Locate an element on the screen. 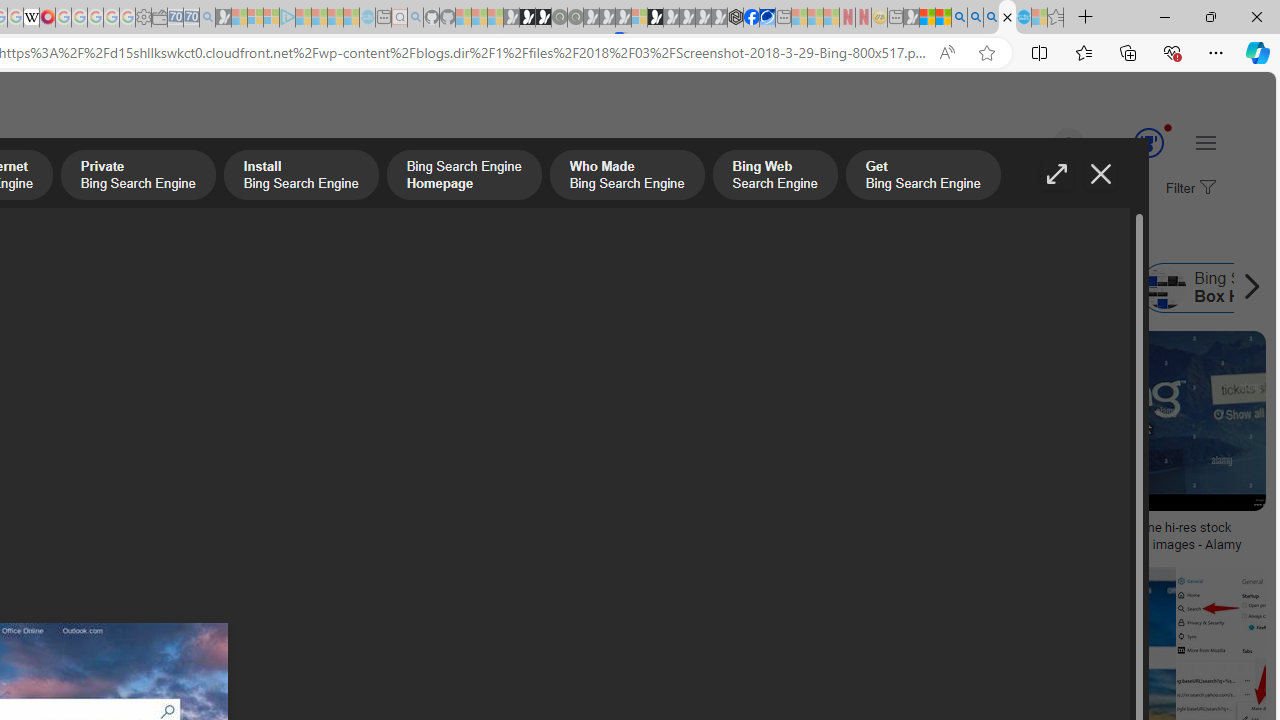  'Sign in to your account - Sleeping' is located at coordinates (638, 17).